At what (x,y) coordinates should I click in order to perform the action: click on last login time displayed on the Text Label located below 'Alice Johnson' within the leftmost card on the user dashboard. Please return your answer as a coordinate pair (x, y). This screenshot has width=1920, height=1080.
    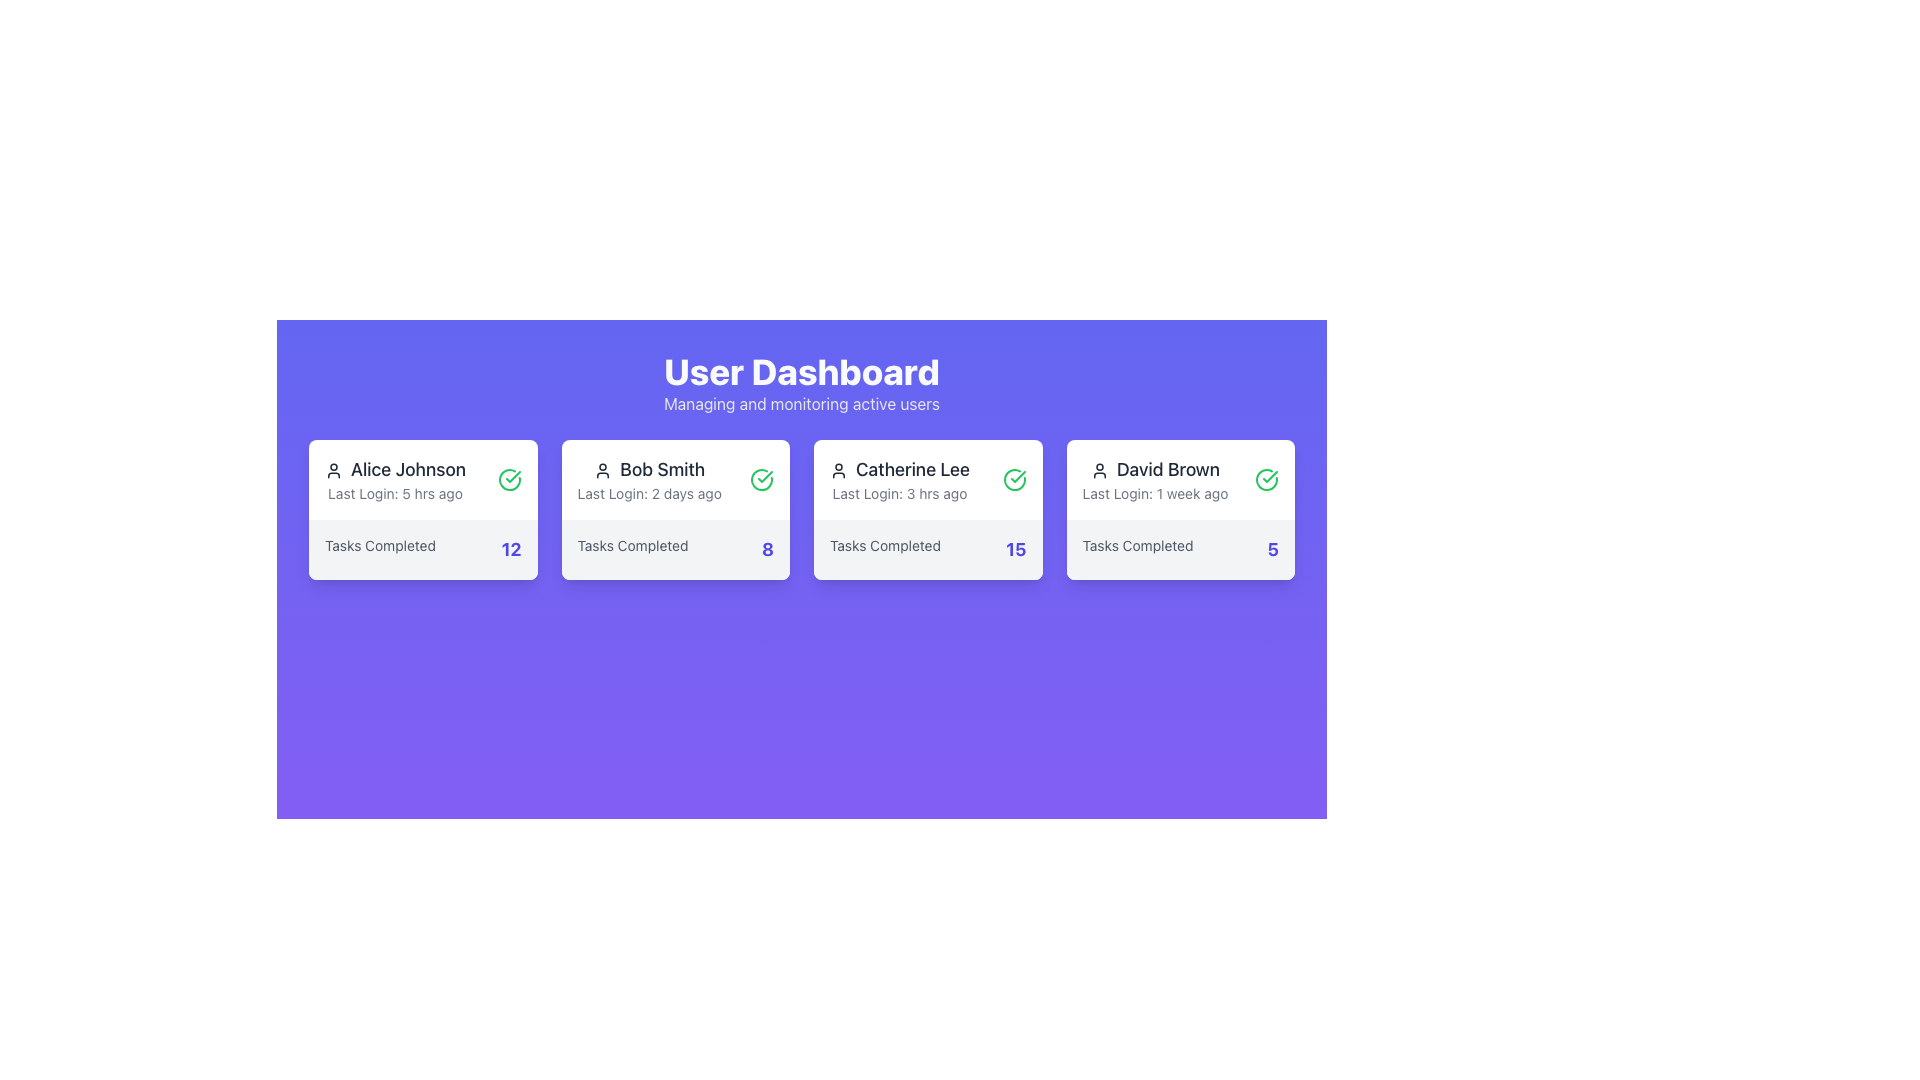
    Looking at the image, I should click on (395, 493).